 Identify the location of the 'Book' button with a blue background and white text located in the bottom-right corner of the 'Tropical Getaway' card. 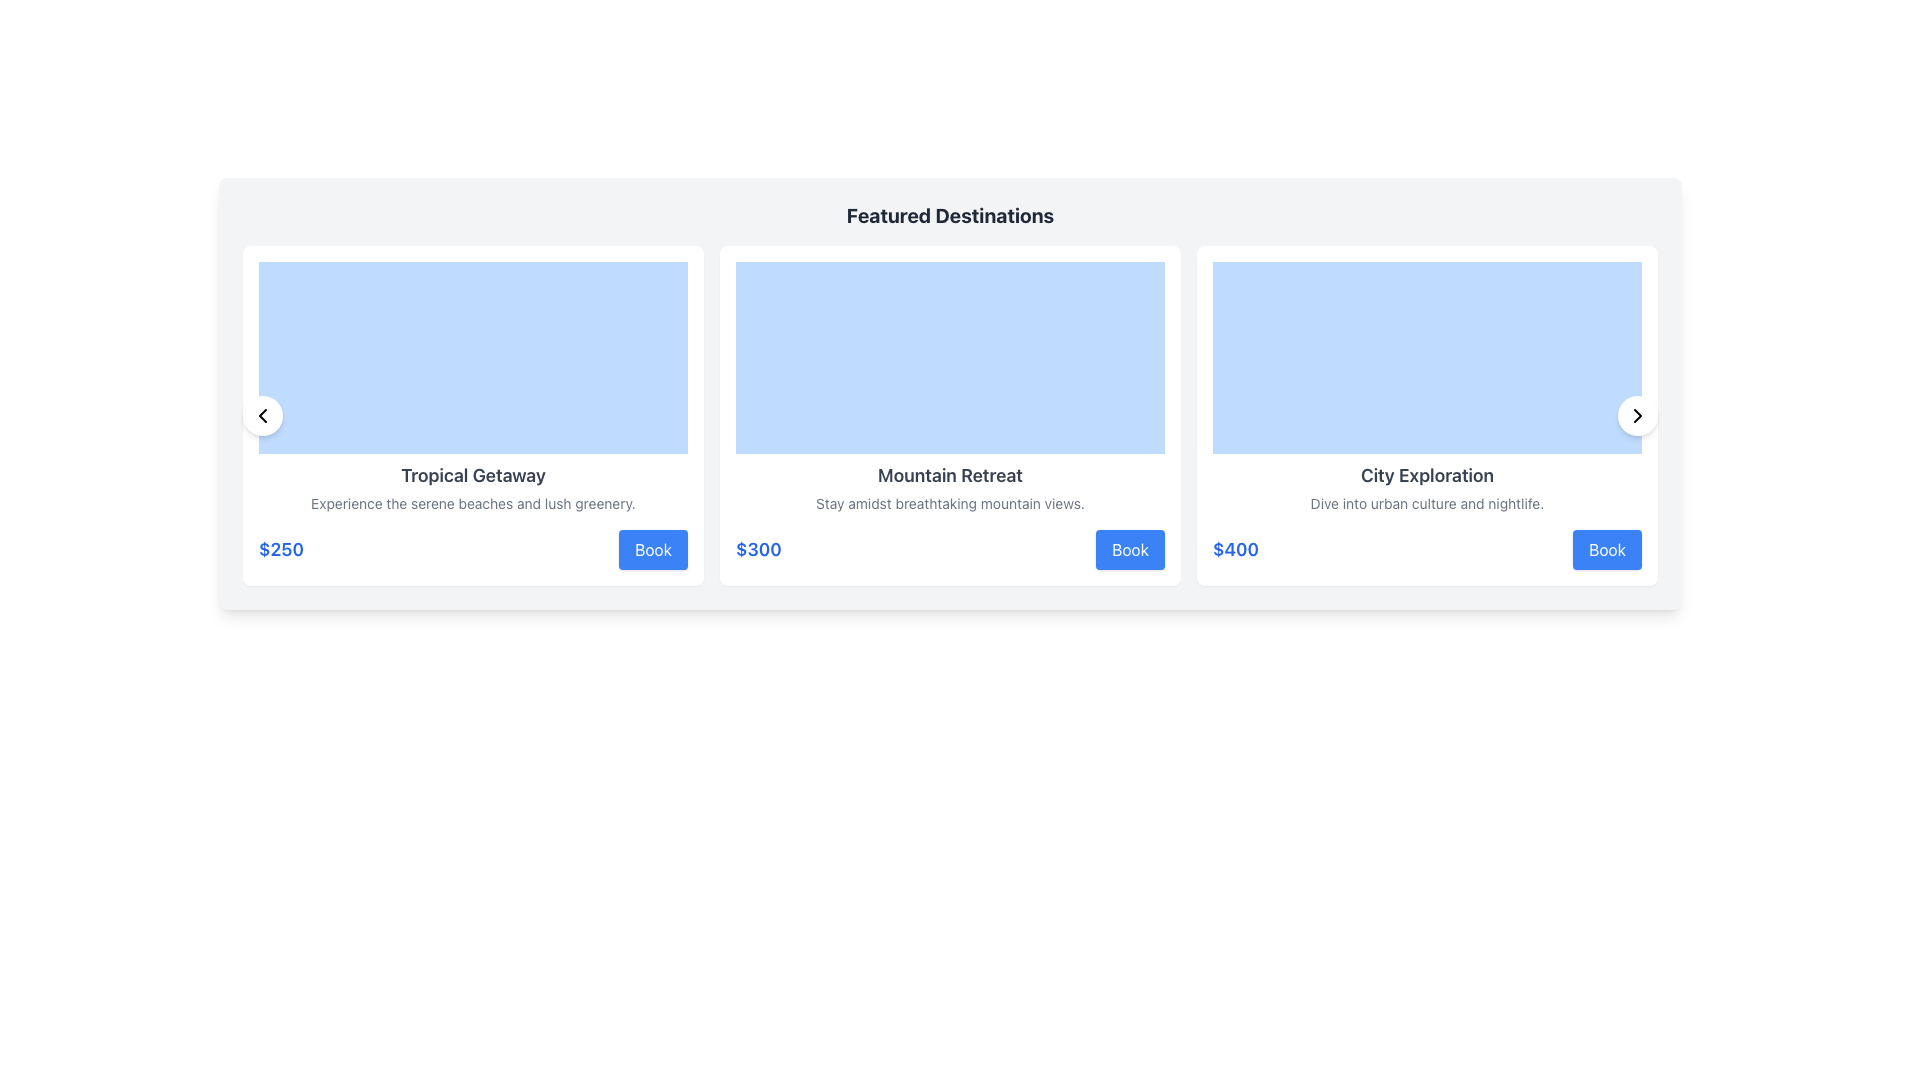
(653, 550).